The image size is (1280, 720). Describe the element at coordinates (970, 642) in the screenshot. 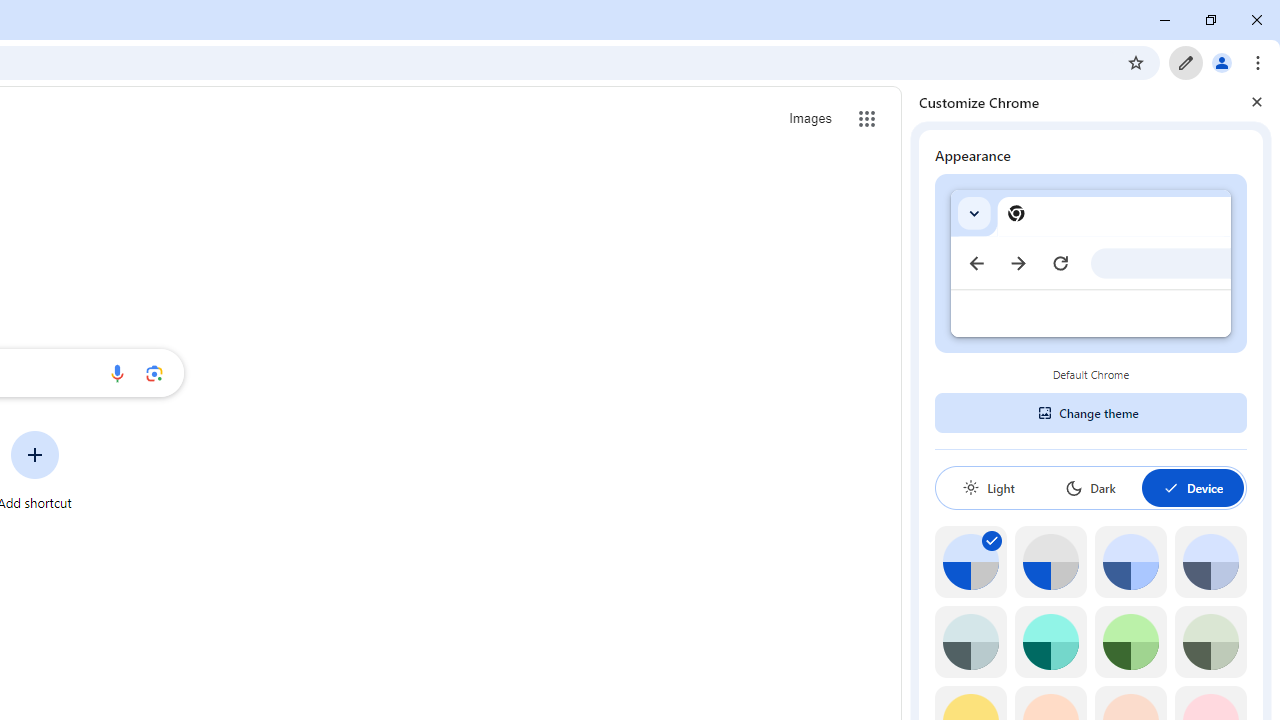

I see `'Grey'` at that location.